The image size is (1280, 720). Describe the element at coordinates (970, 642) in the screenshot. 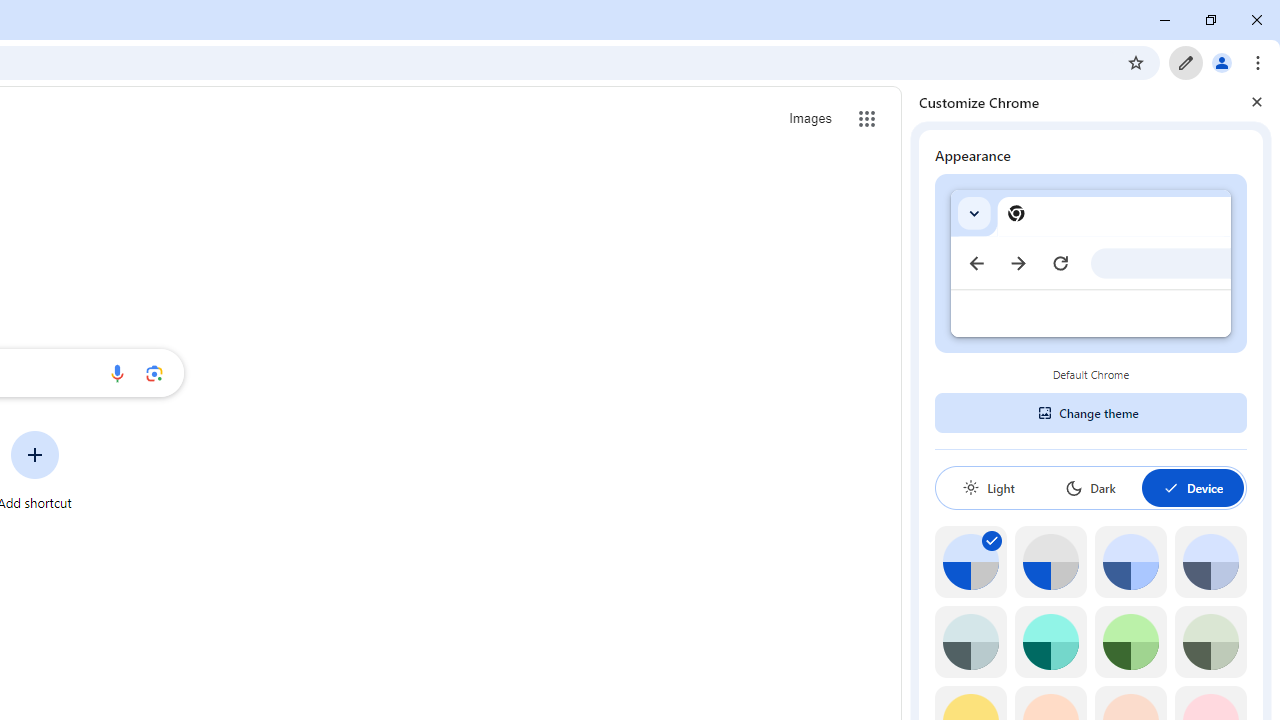

I see `'Grey'` at that location.